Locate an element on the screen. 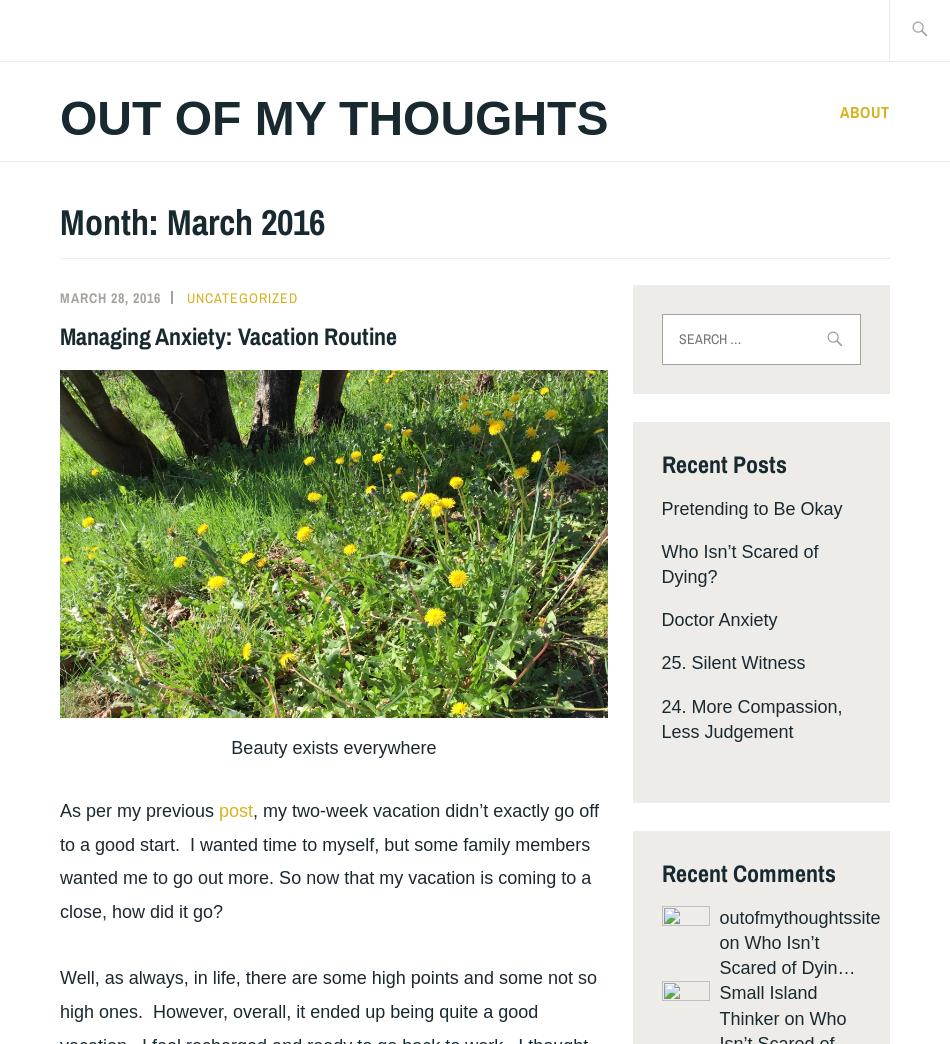 This screenshot has width=950, height=1044. 'Out of My Thoughts' is located at coordinates (60, 118).